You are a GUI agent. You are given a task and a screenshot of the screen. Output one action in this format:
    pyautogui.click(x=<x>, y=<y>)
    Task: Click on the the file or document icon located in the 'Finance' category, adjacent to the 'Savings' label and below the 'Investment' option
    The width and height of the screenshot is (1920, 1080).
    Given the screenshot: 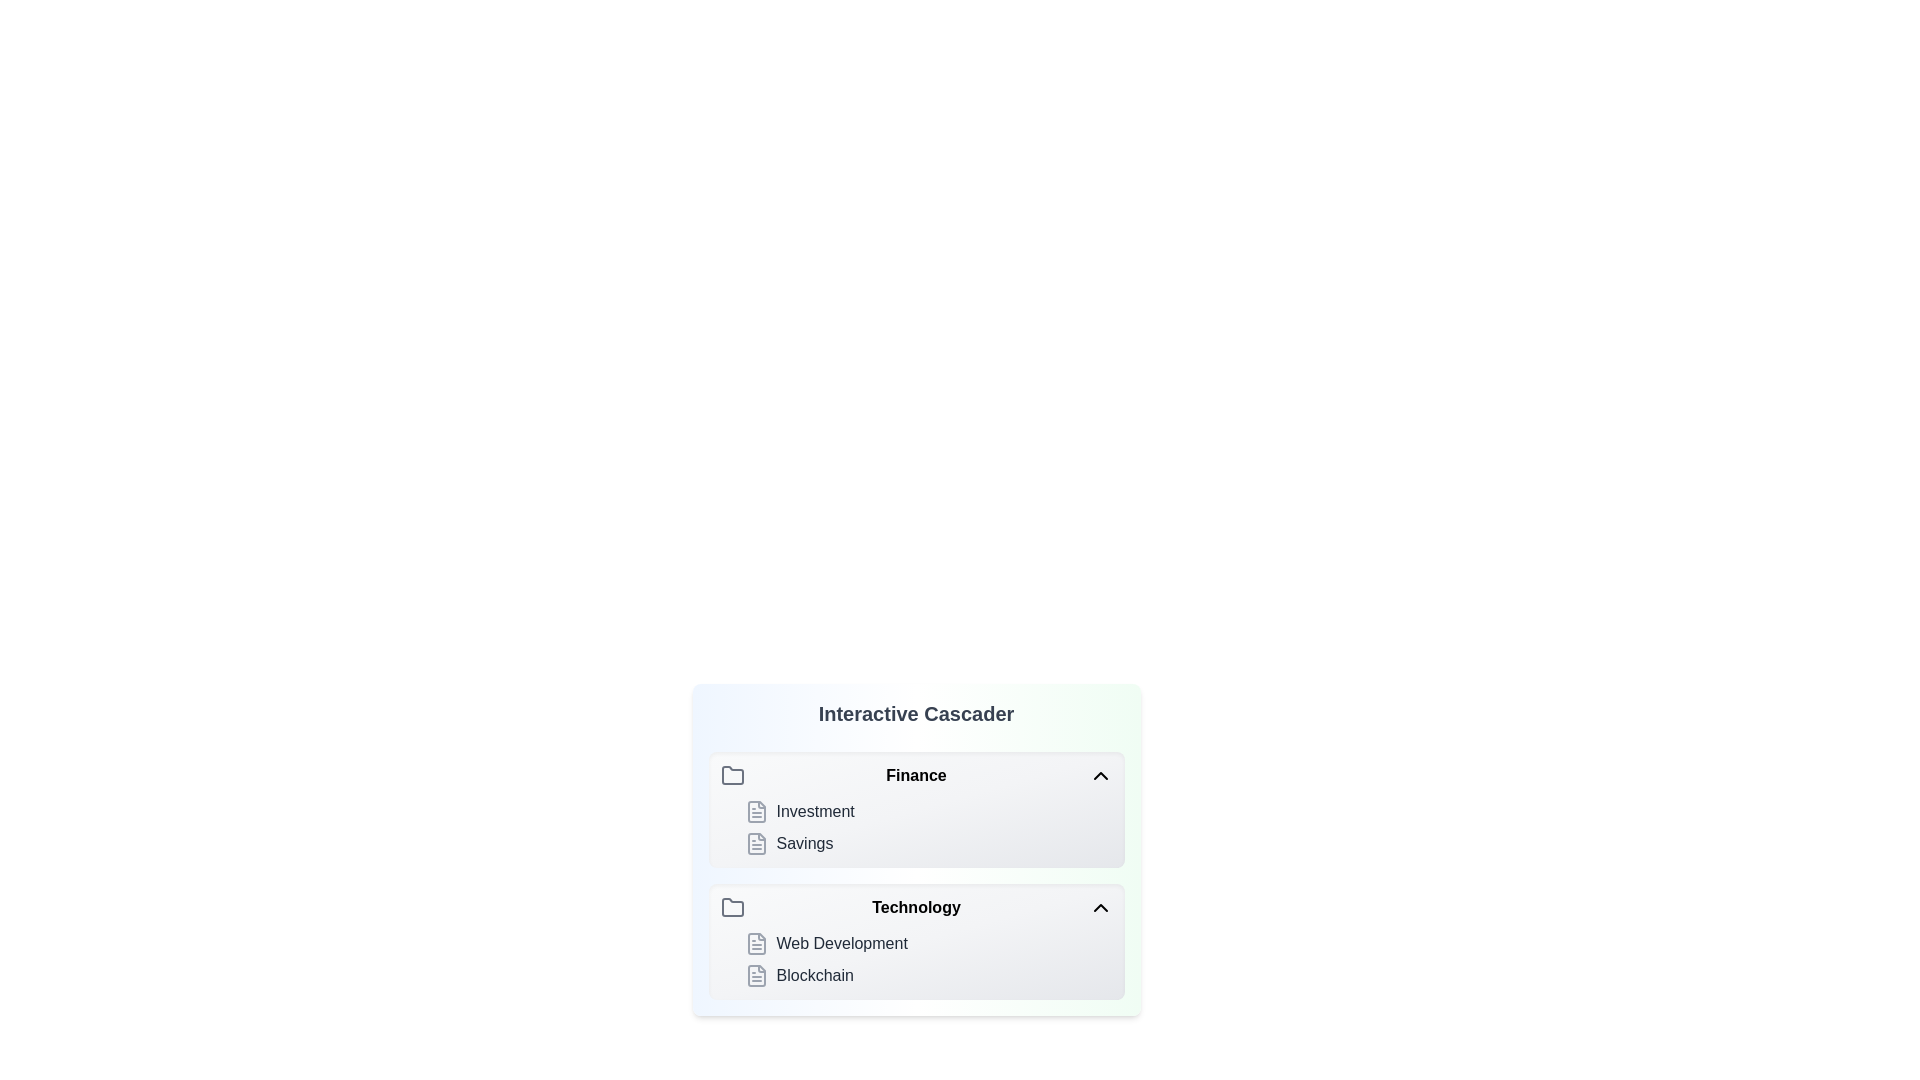 What is the action you would take?
    pyautogui.click(x=755, y=844)
    